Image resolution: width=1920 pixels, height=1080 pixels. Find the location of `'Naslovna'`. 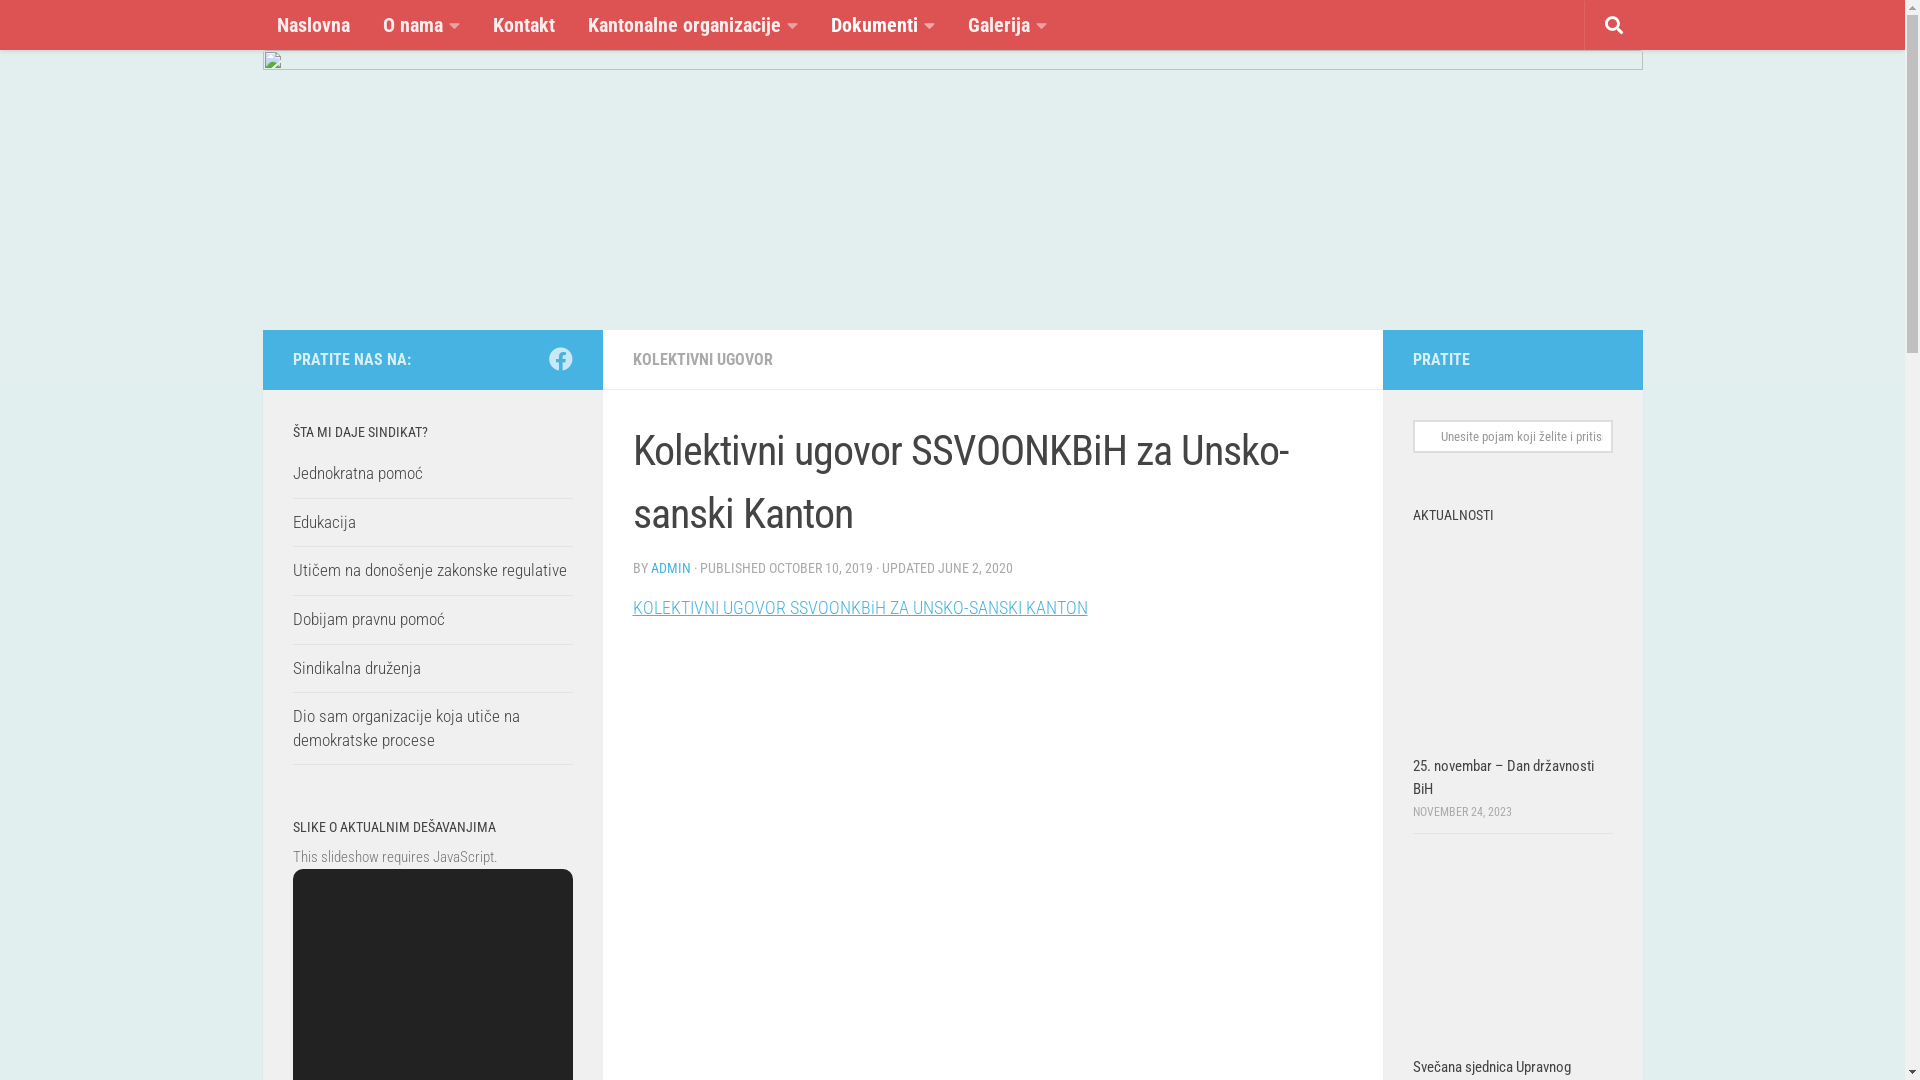

'Naslovna' is located at coordinates (311, 24).